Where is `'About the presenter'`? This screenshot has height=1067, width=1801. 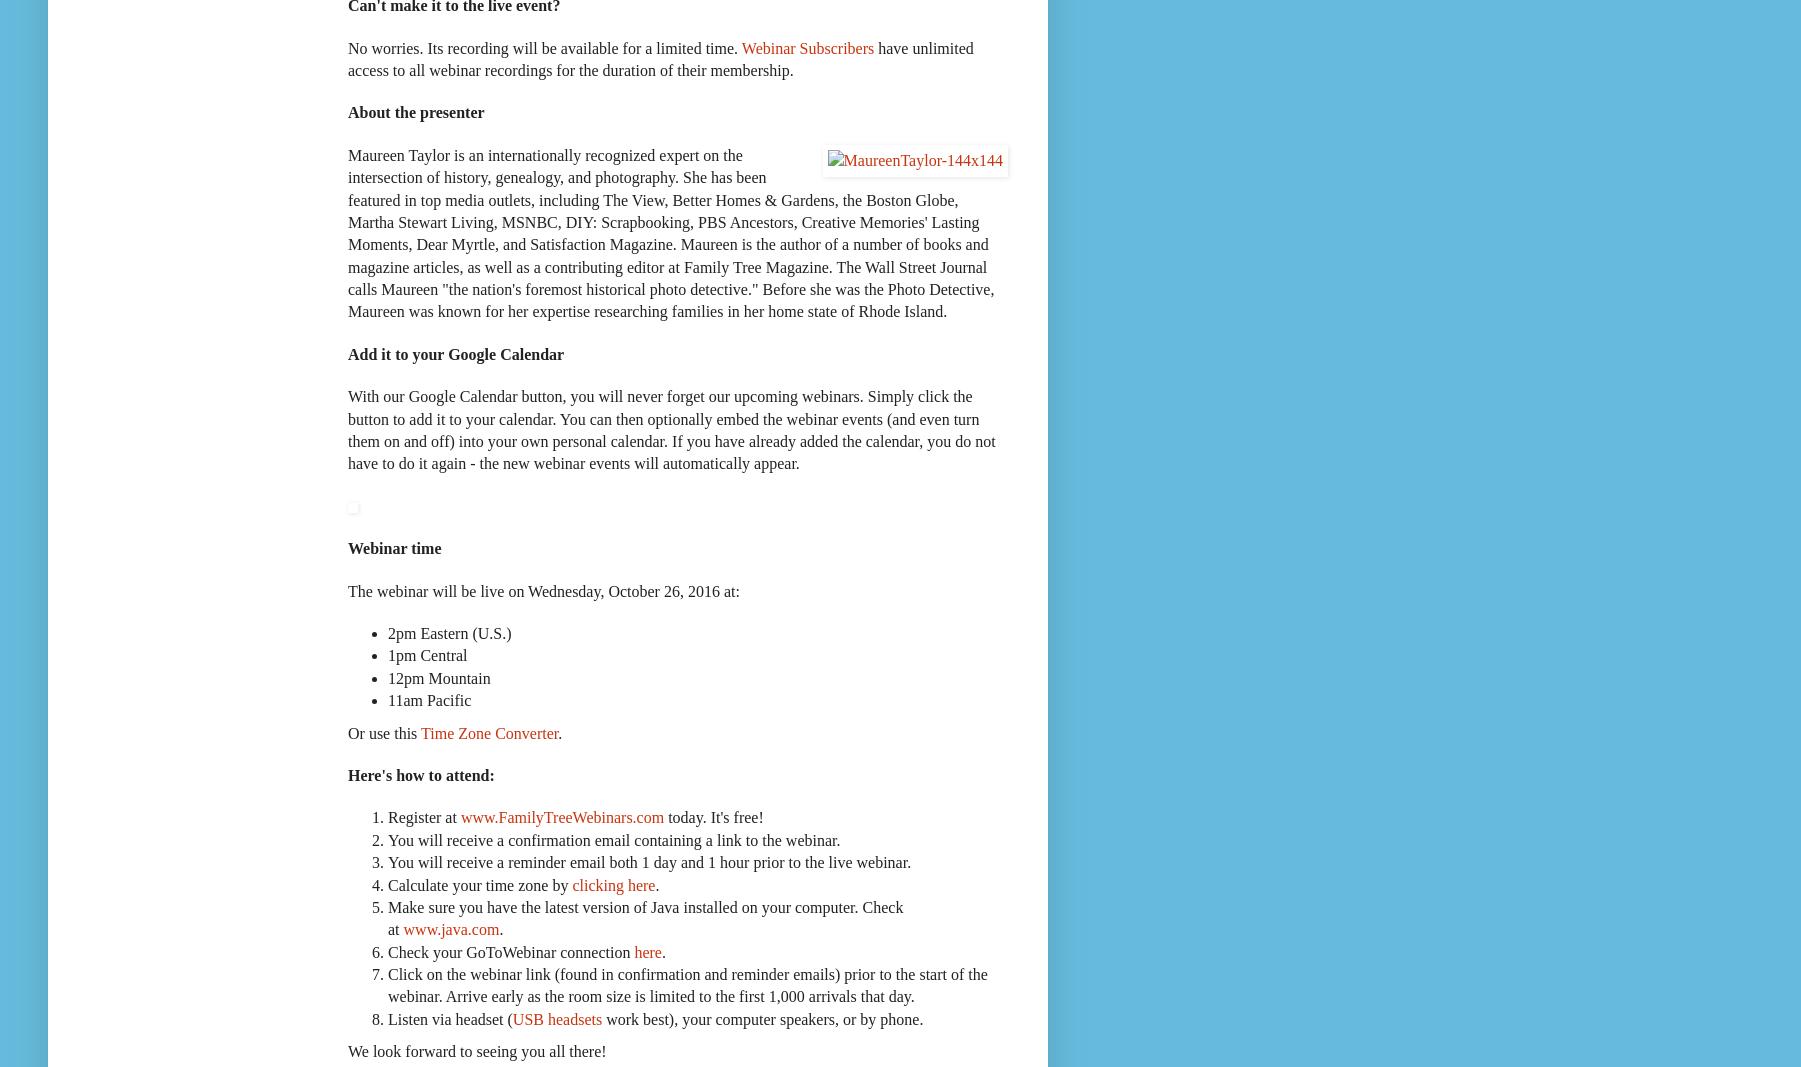
'About the presenter' is located at coordinates (347, 111).